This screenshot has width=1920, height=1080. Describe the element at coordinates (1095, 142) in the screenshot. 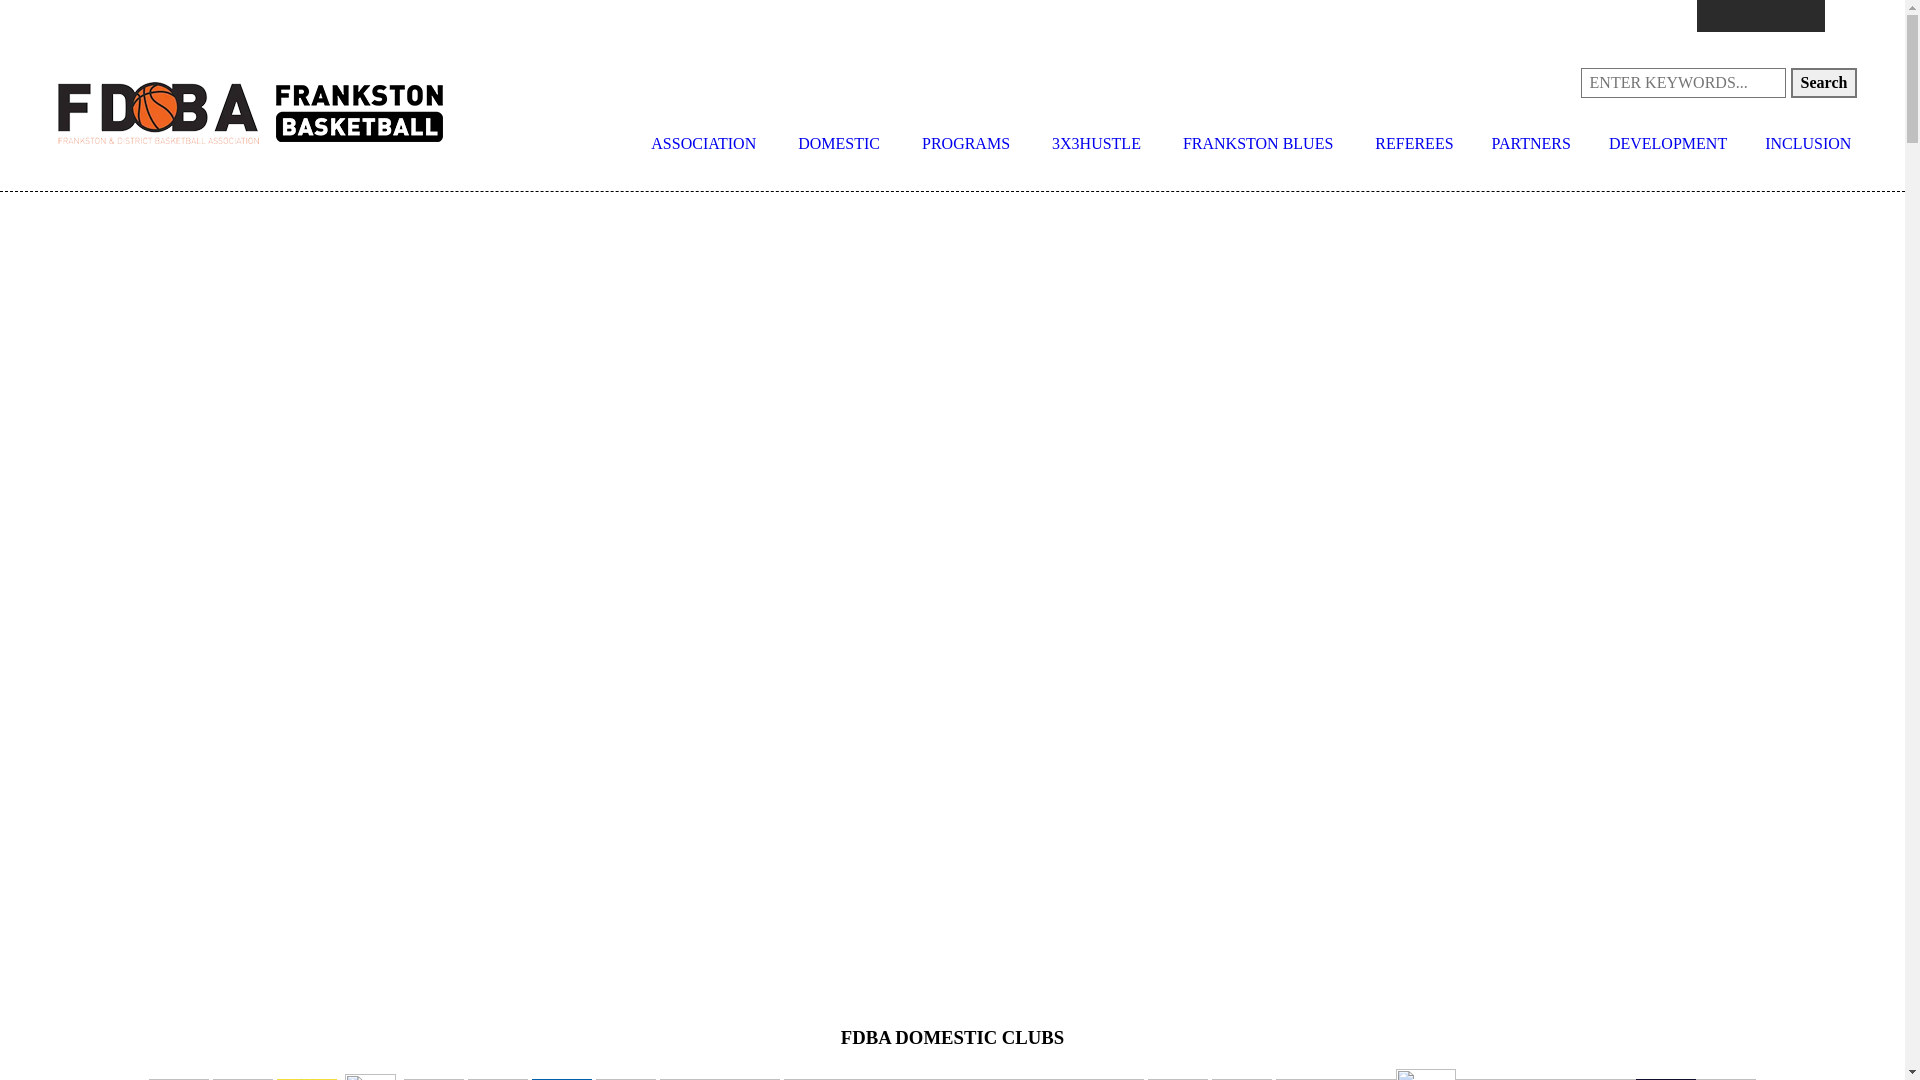

I see `'3X3HUSTLE'` at that location.